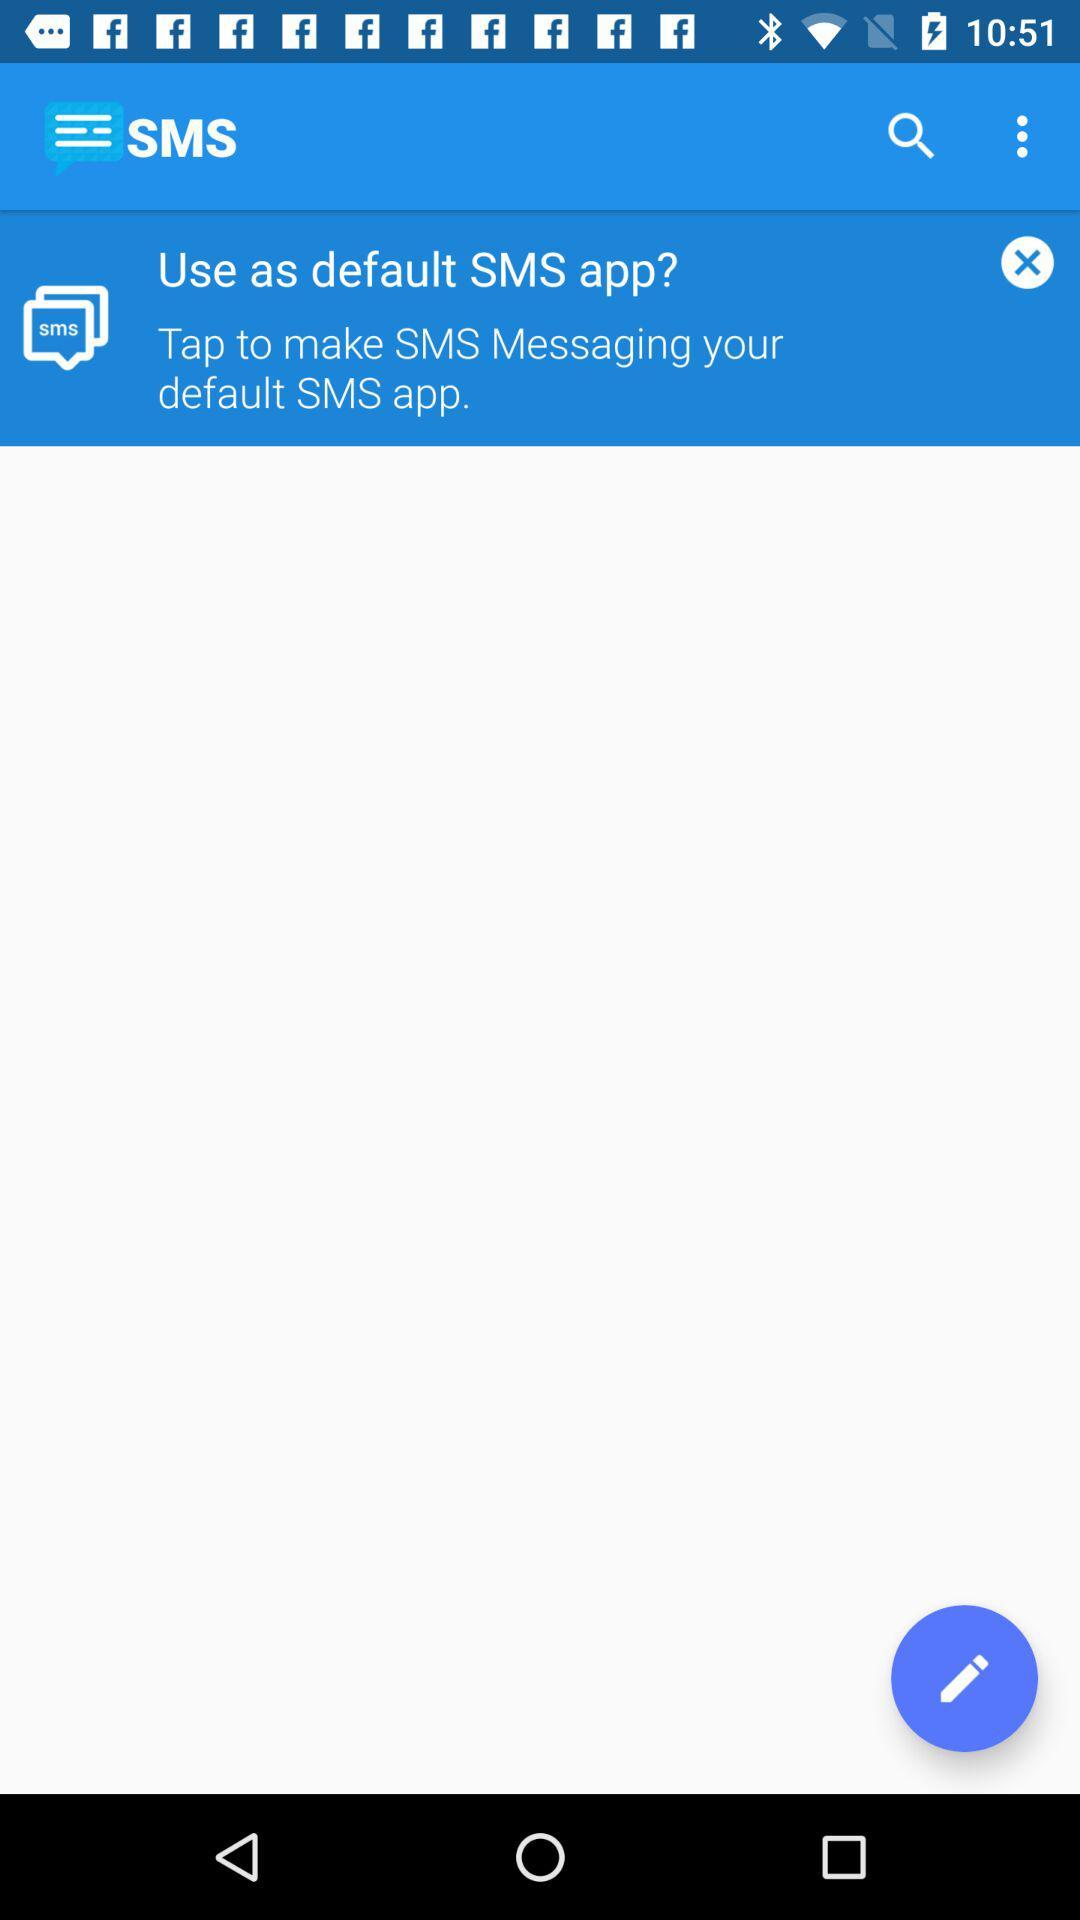 This screenshot has width=1080, height=1920. I want to click on item next to sms icon, so click(911, 135).